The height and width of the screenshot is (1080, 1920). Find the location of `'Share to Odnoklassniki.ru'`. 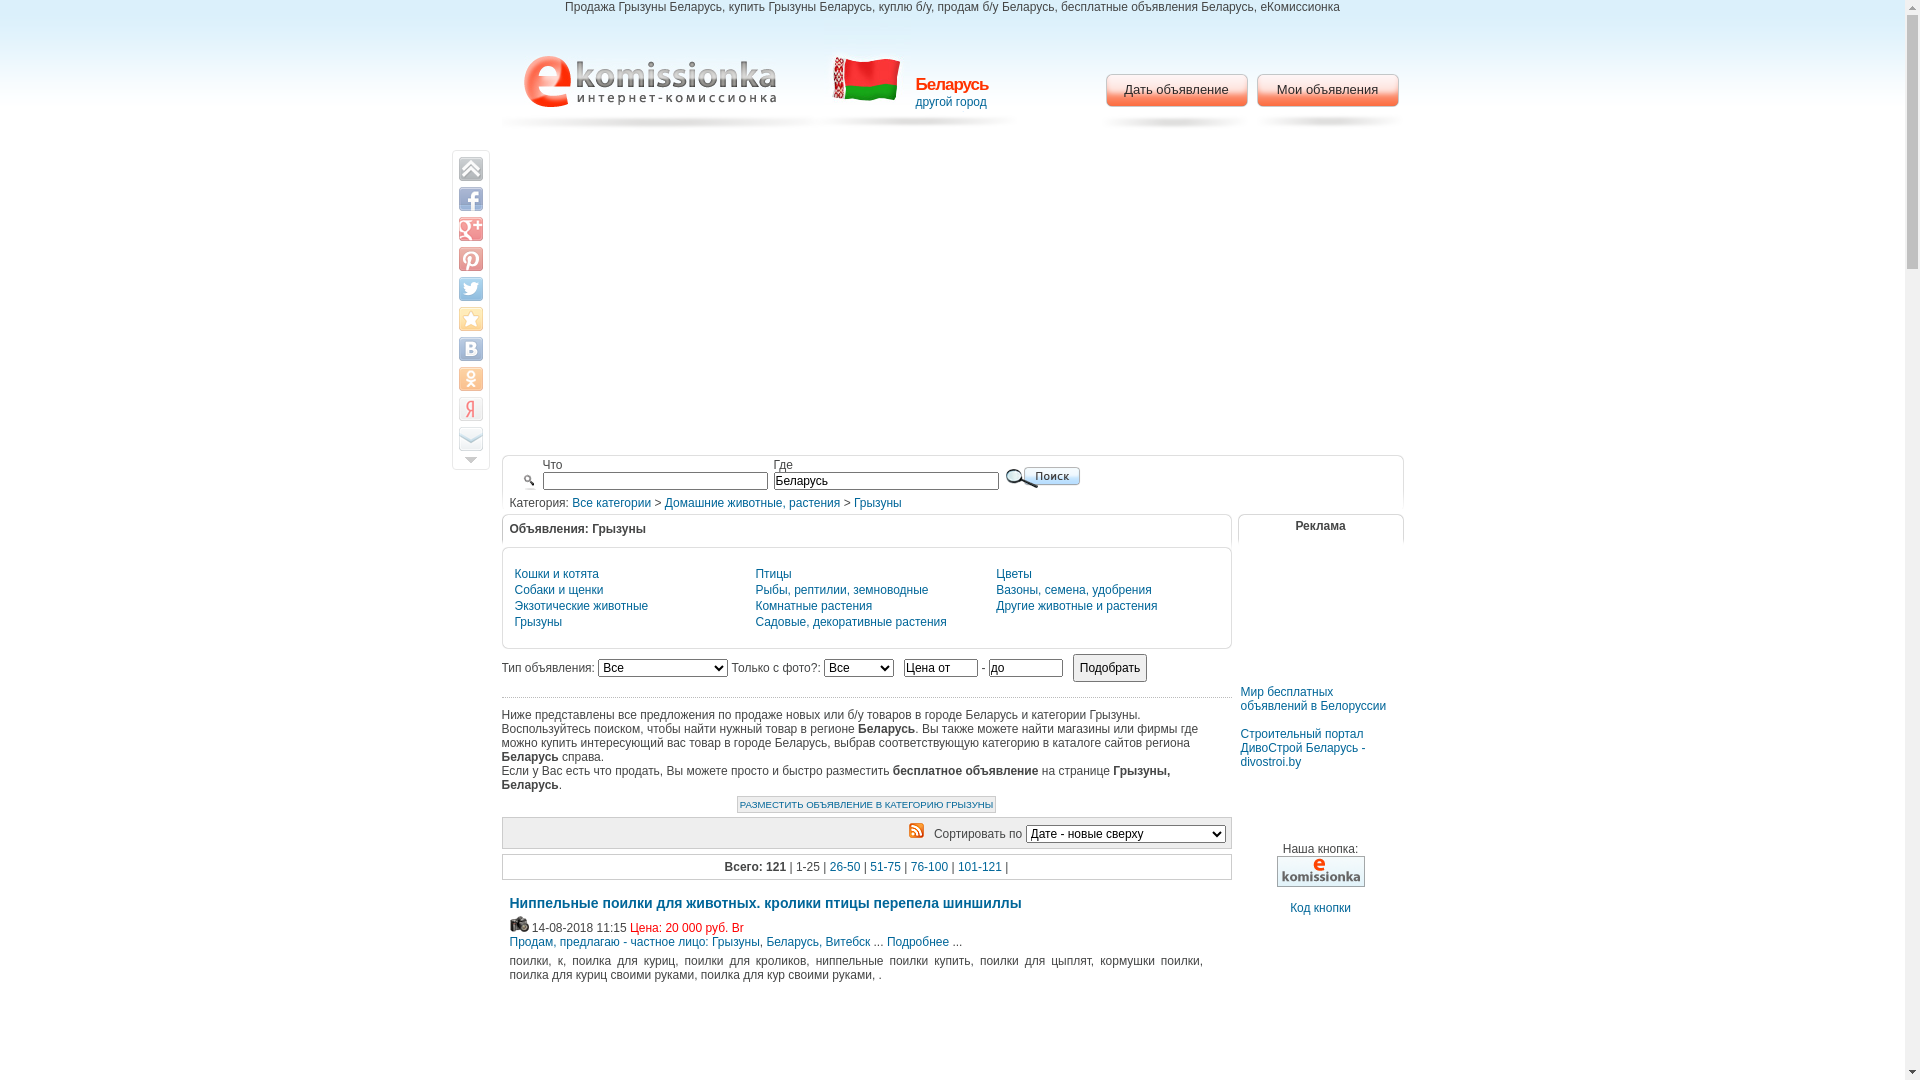

'Share to Odnoklassniki.ru' is located at coordinates (469, 378).